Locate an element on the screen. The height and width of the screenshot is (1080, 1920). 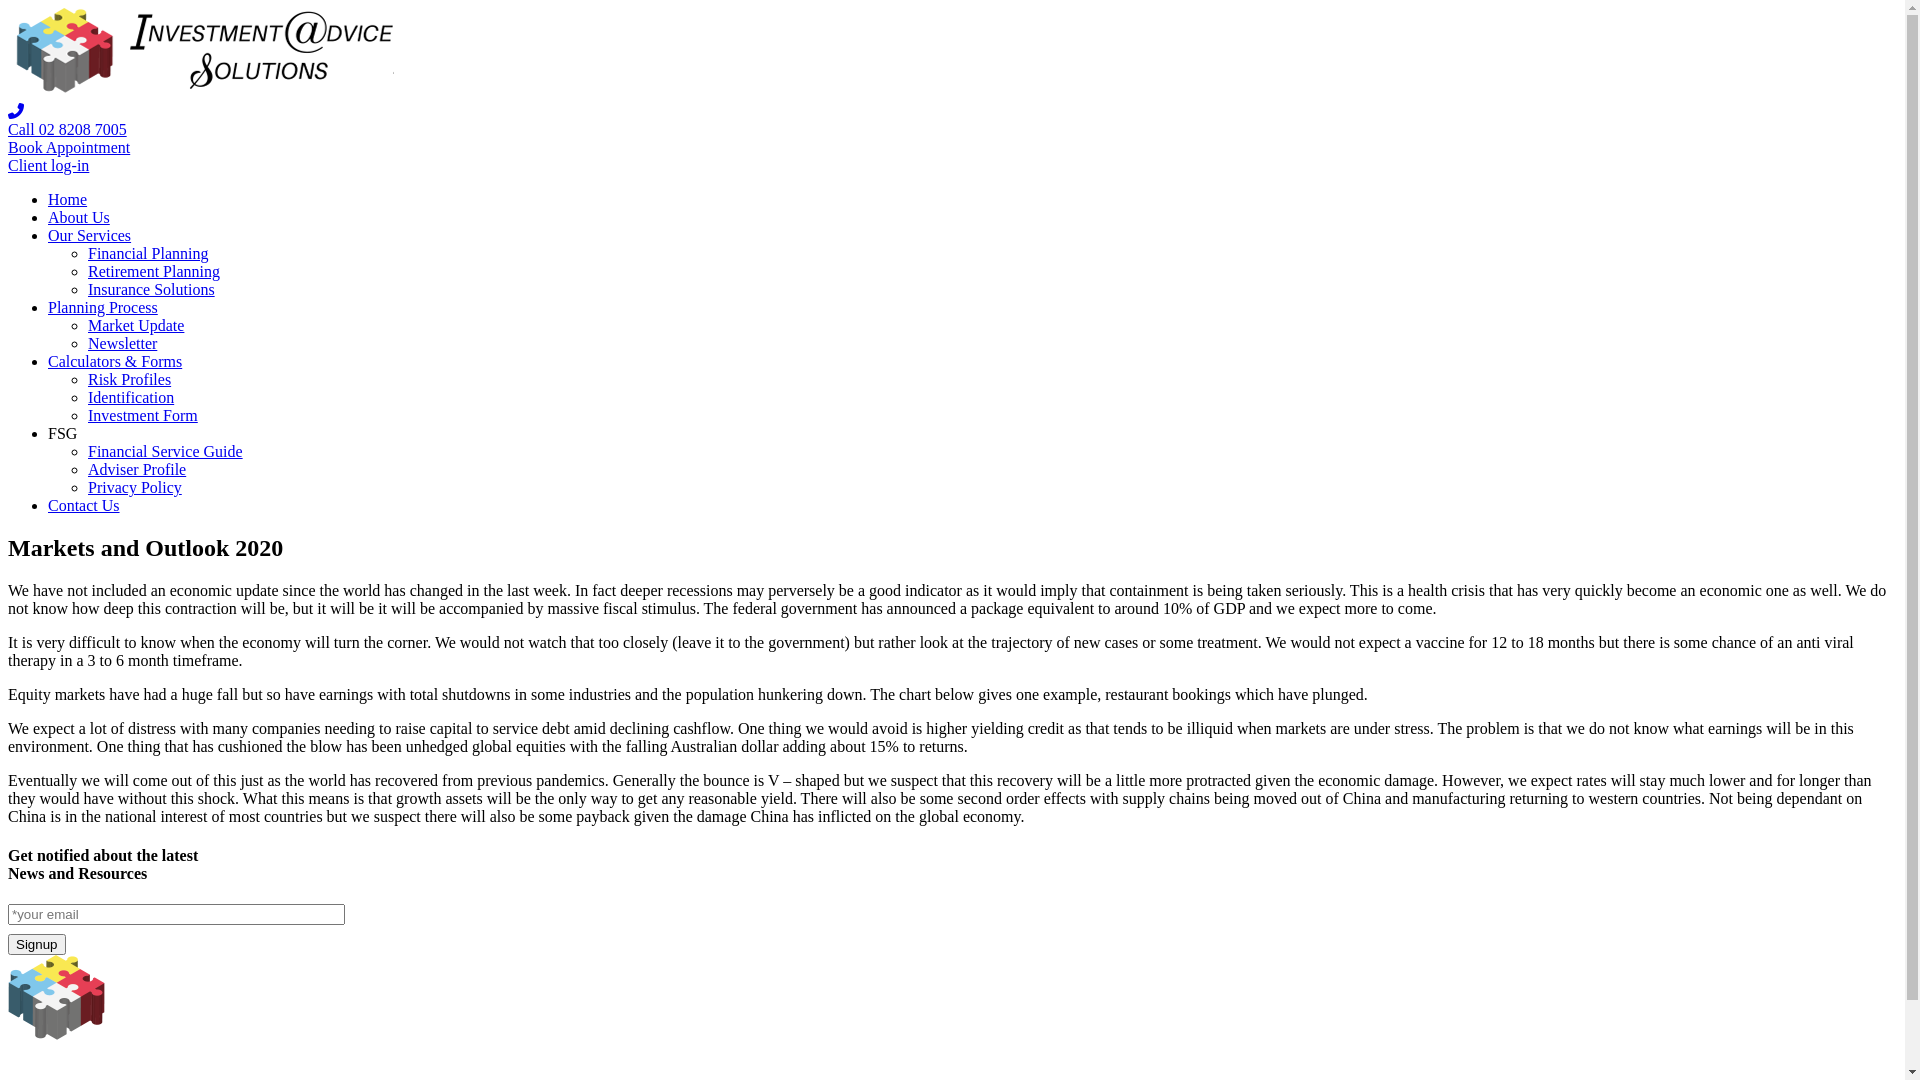
'Call 02 8208 7005' is located at coordinates (67, 129).